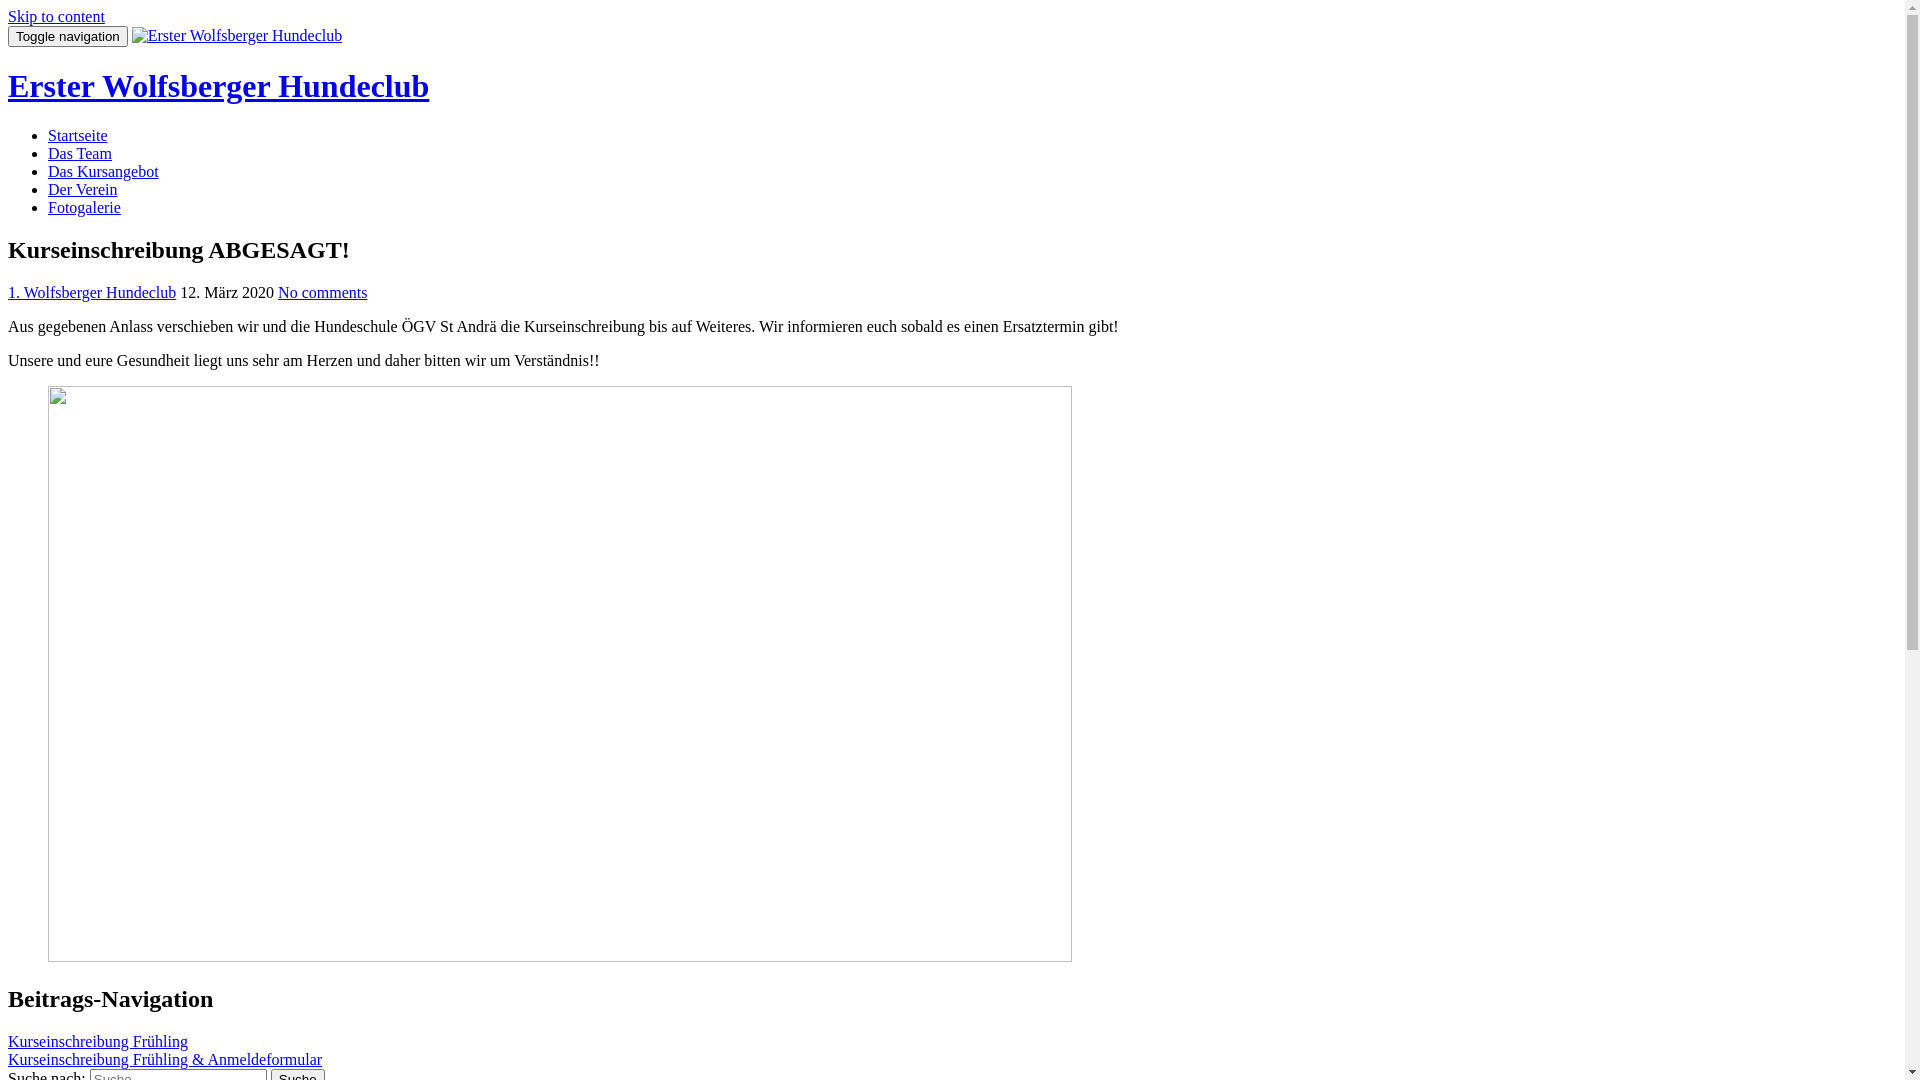  What do you see at coordinates (77, 135) in the screenshot?
I see `'Startseite'` at bounding box center [77, 135].